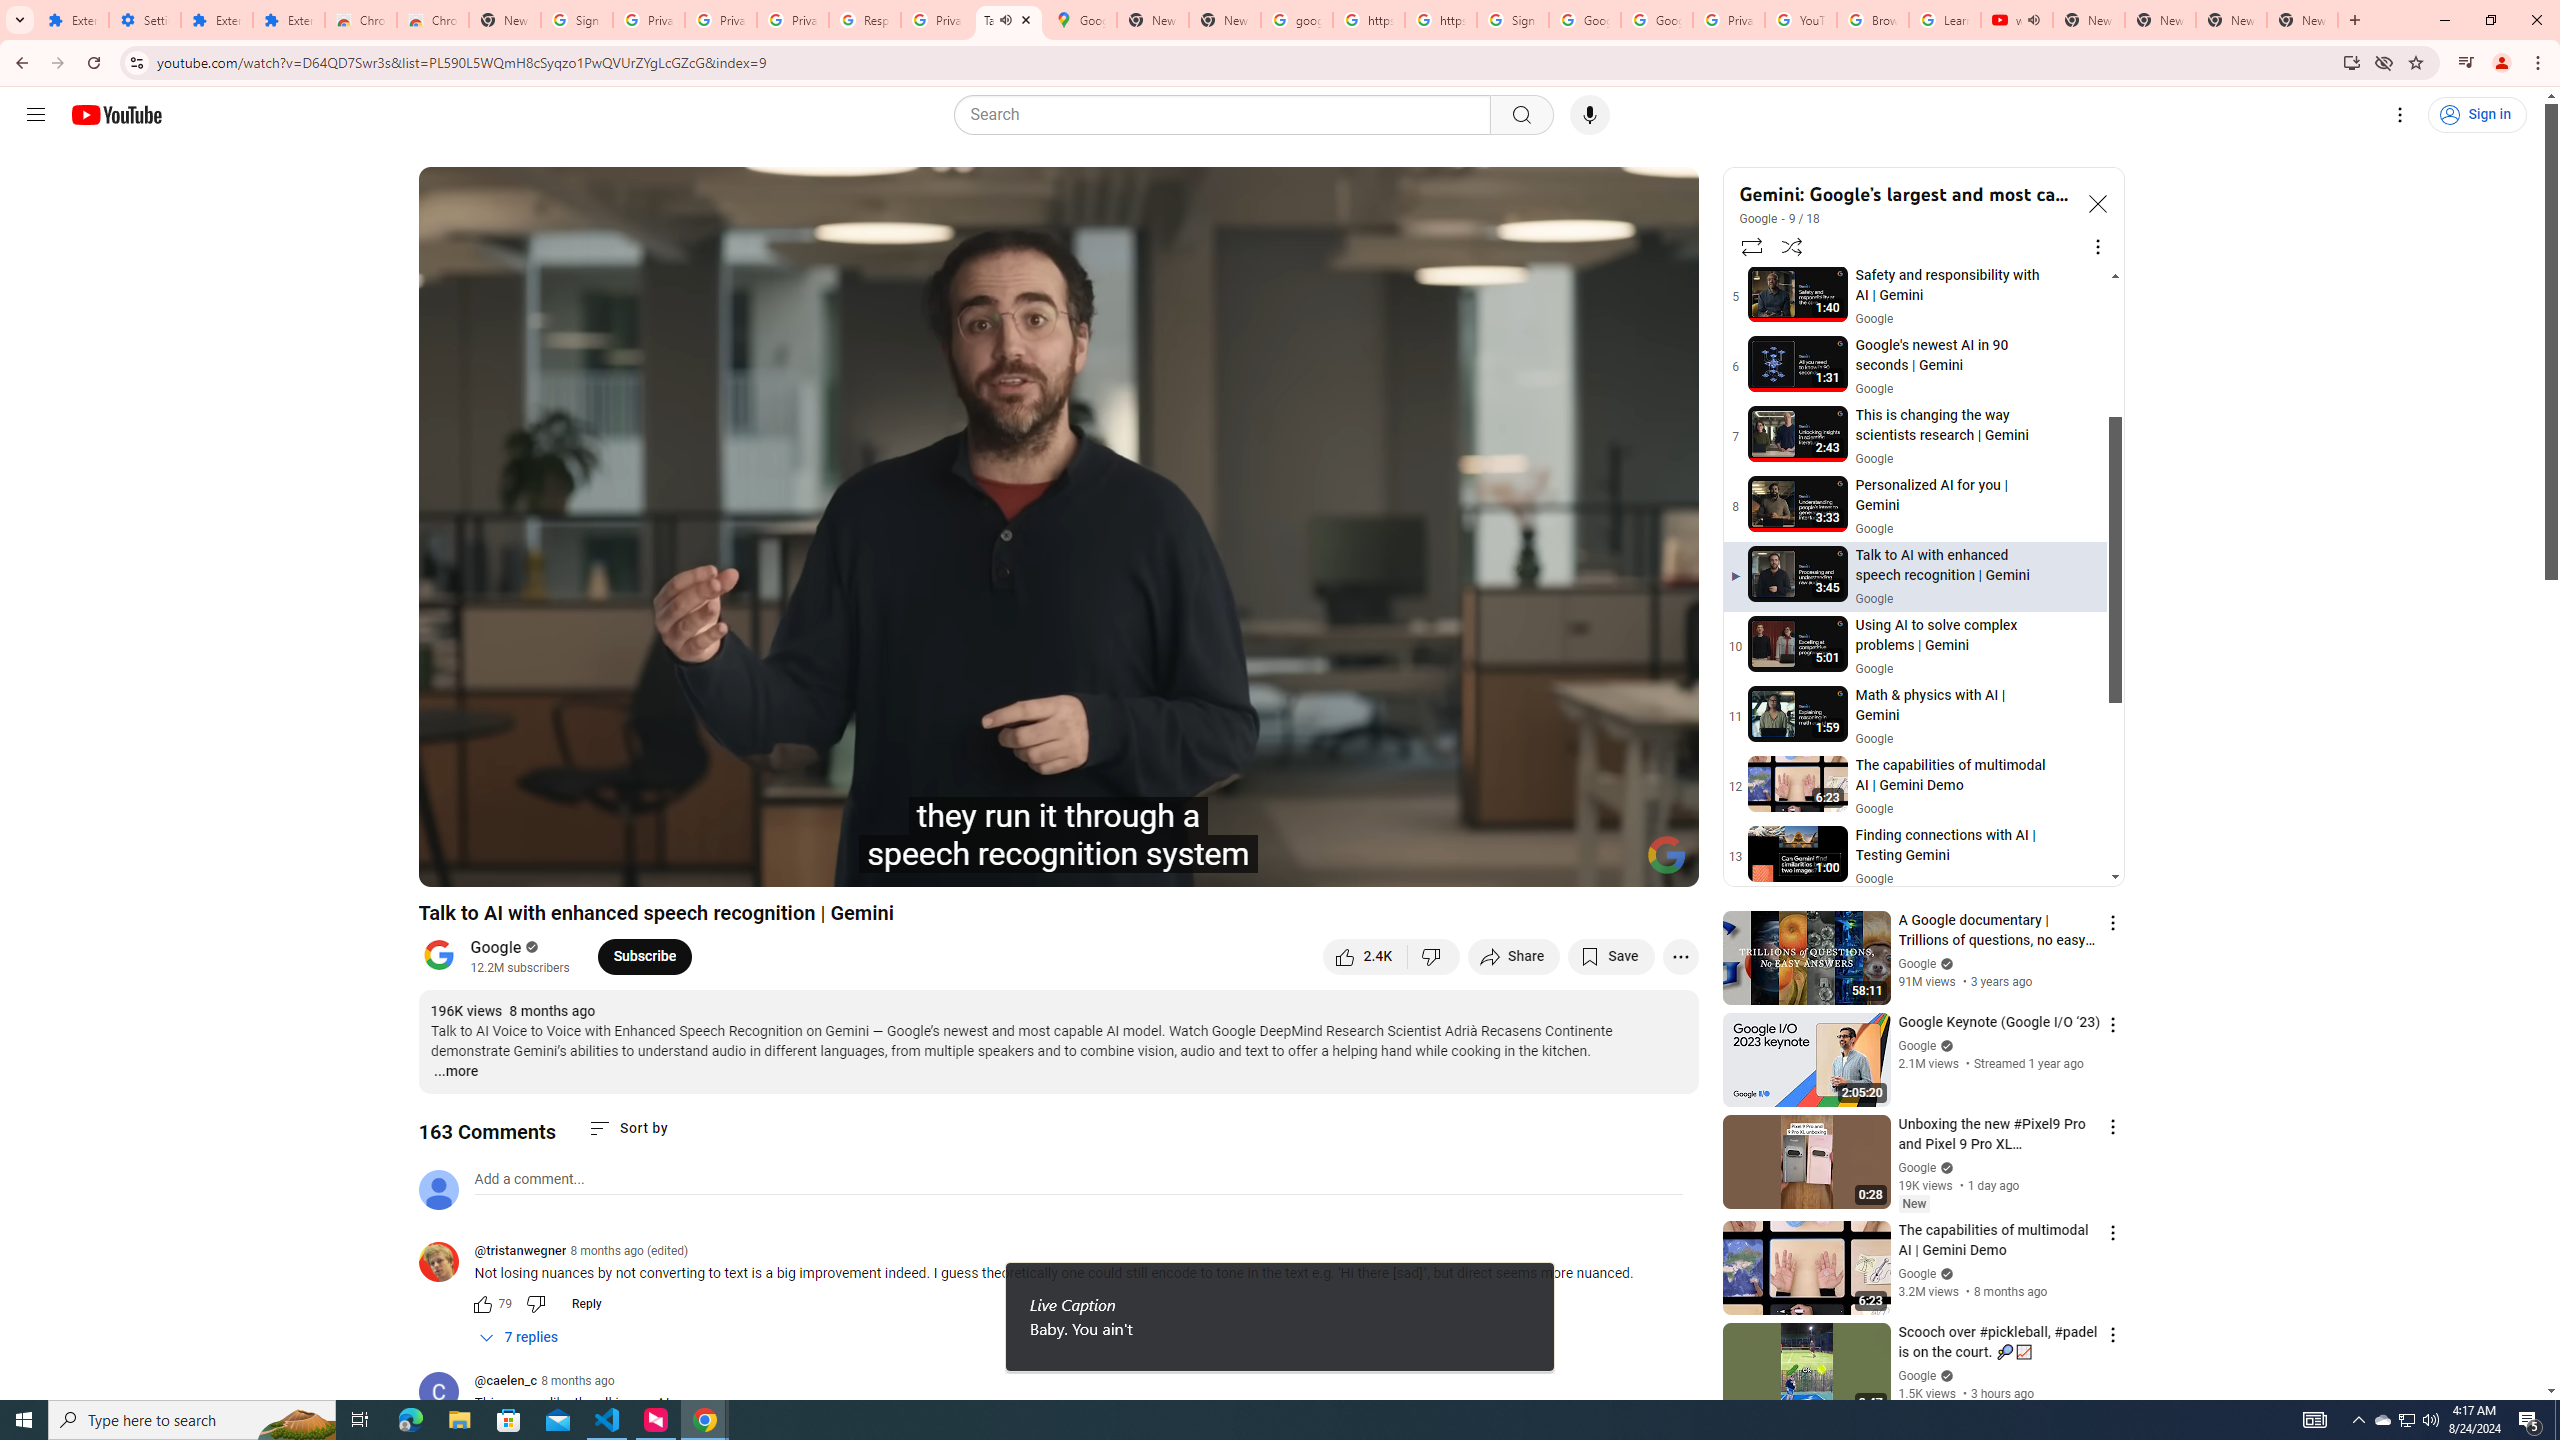 This screenshot has width=2560, height=1440. I want to click on 'https://scholar.google.com/', so click(1439, 19).